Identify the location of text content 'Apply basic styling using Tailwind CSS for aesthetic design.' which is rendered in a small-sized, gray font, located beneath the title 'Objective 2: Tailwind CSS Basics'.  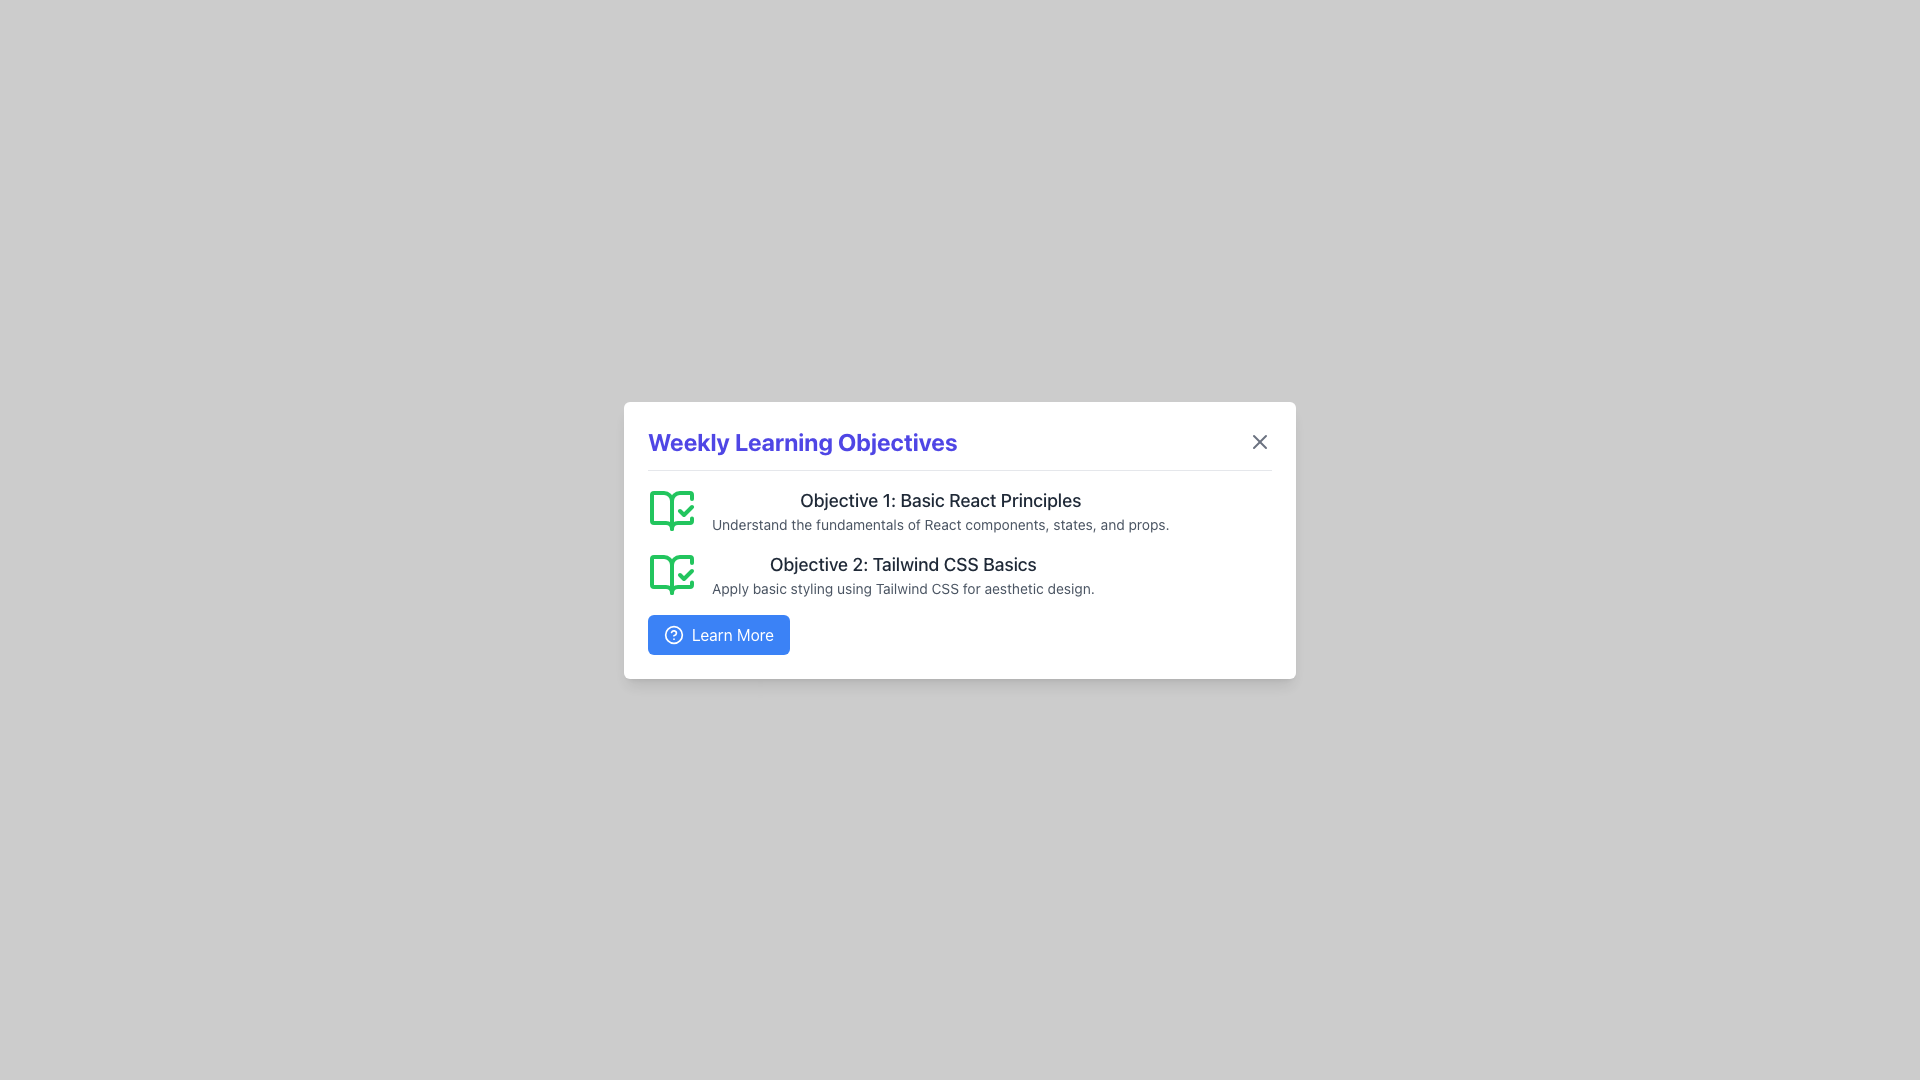
(902, 587).